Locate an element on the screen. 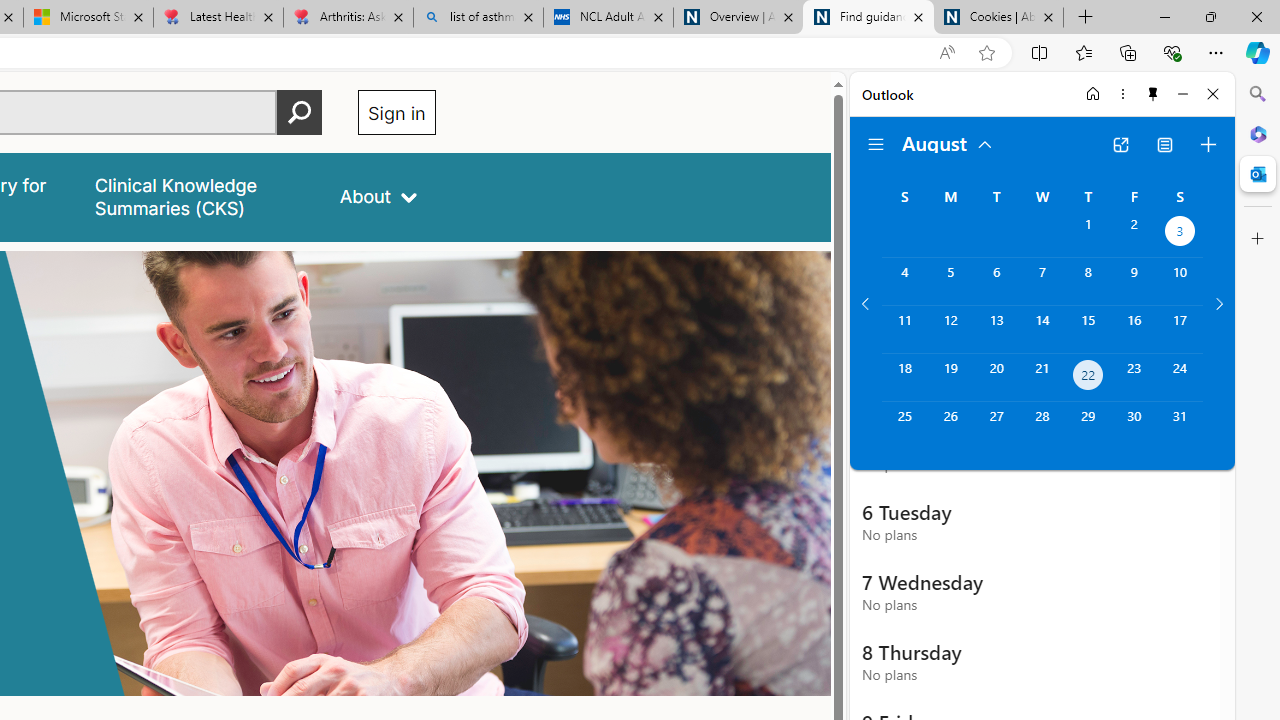 This screenshot has height=720, width=1280. 'Sign in' is located at coordinates (396, 112).